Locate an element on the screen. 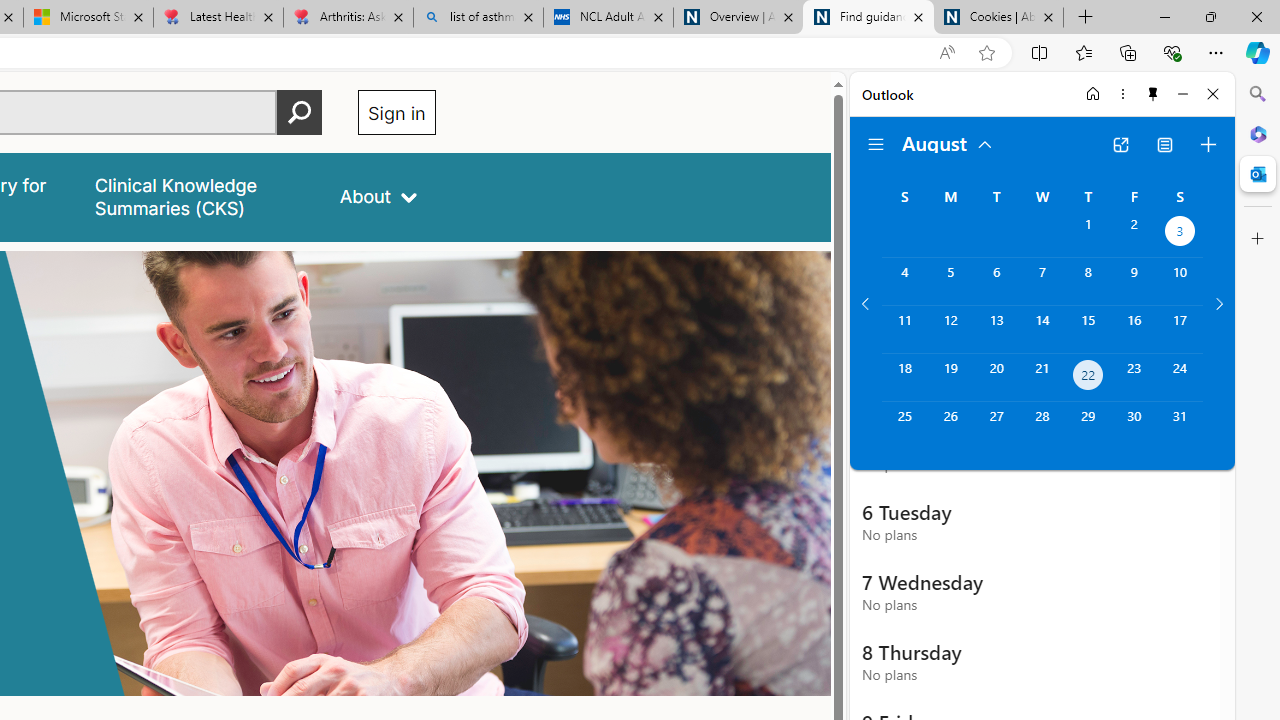 This screenshot has height=720, width=1280. 'Sign in' is located at coordinates (396, 112).